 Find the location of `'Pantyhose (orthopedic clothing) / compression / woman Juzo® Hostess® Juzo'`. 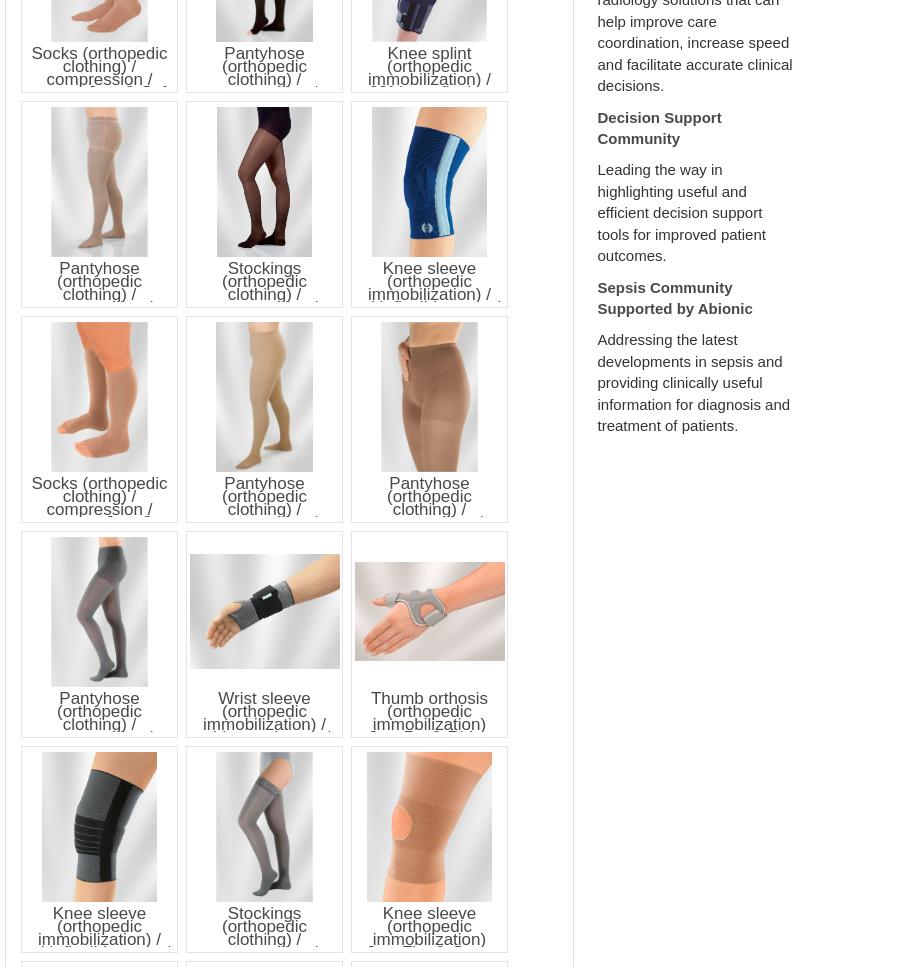

'Pantyhose (orthopedic clothing) / compression / woman Juzo® Hostess® Juzo' is located at coordinates (428, 514).